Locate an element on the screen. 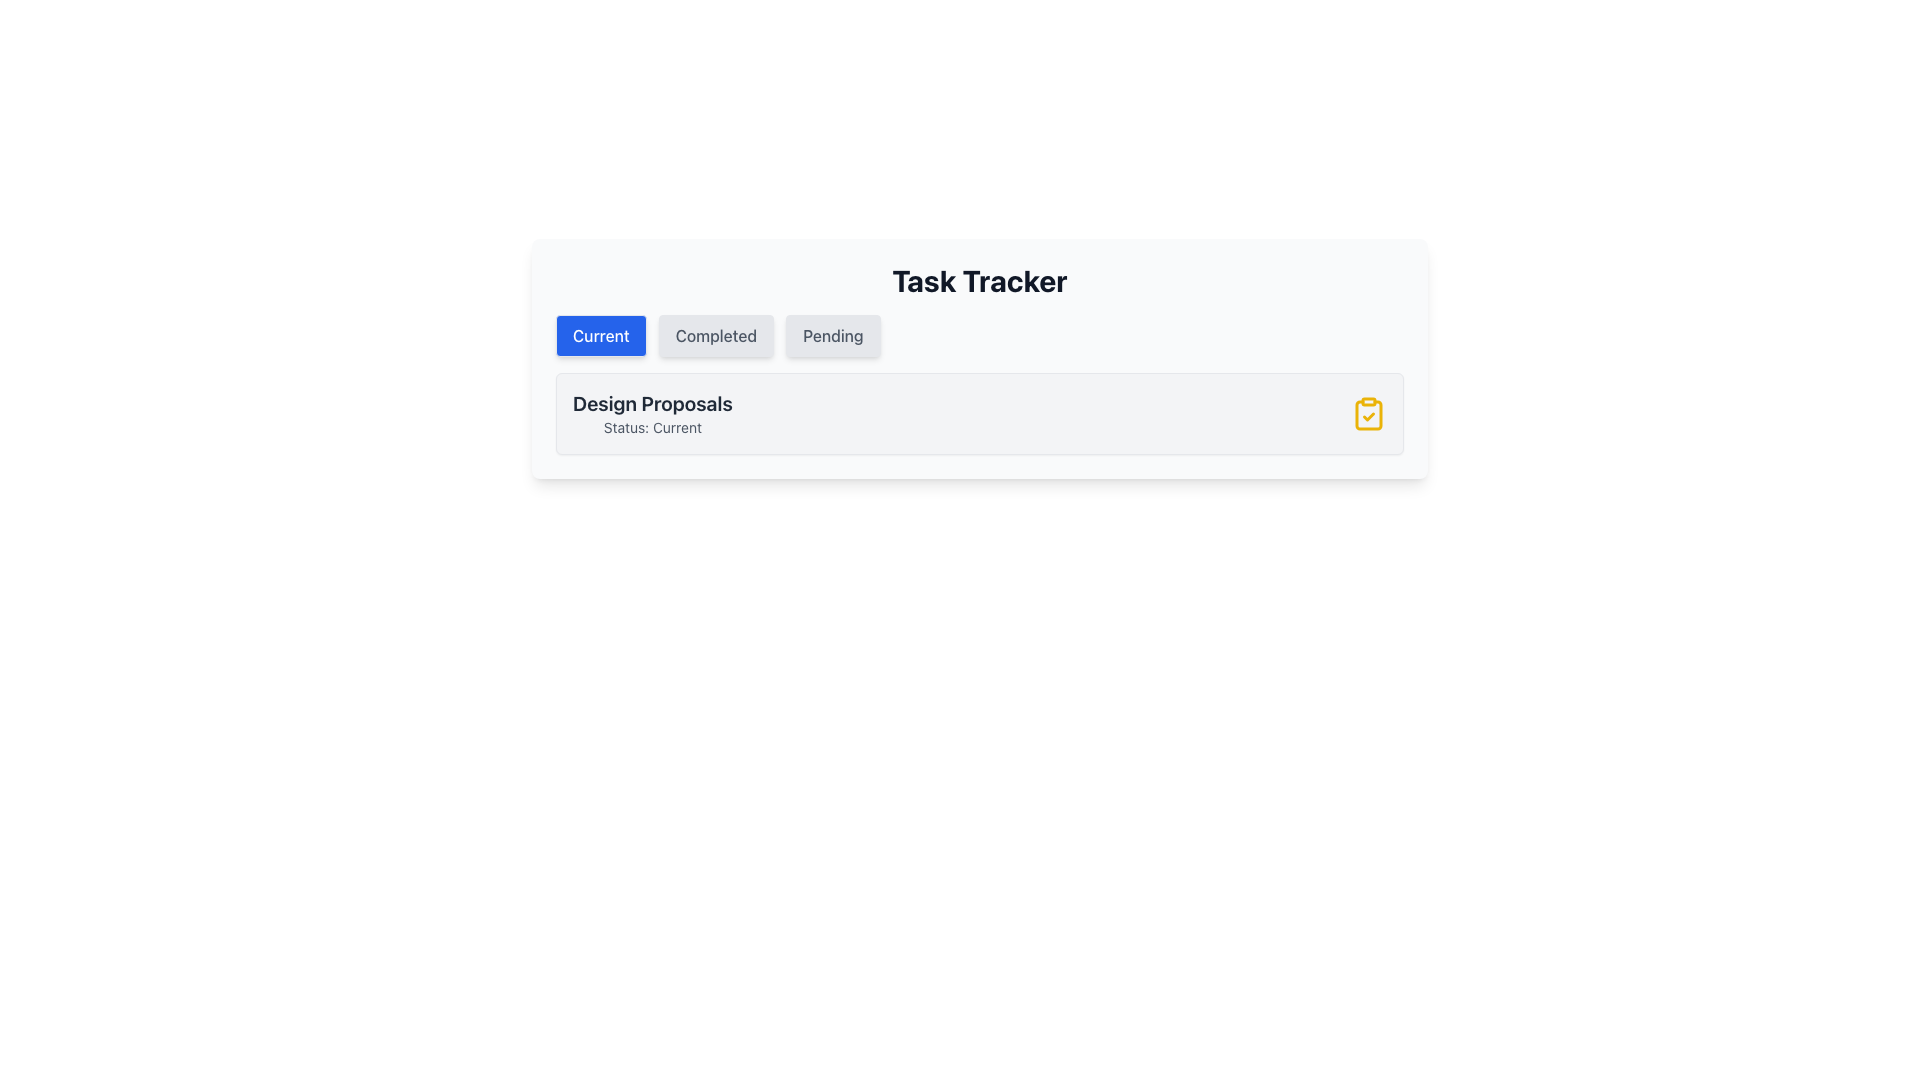 The width and height of the screenshot is (1920, 1080). the 'Pending' button, which is the third button in a group of three horizontally aligned buttons located beneath the 'Task Tracker' heading is located at coordinates (833, 334).